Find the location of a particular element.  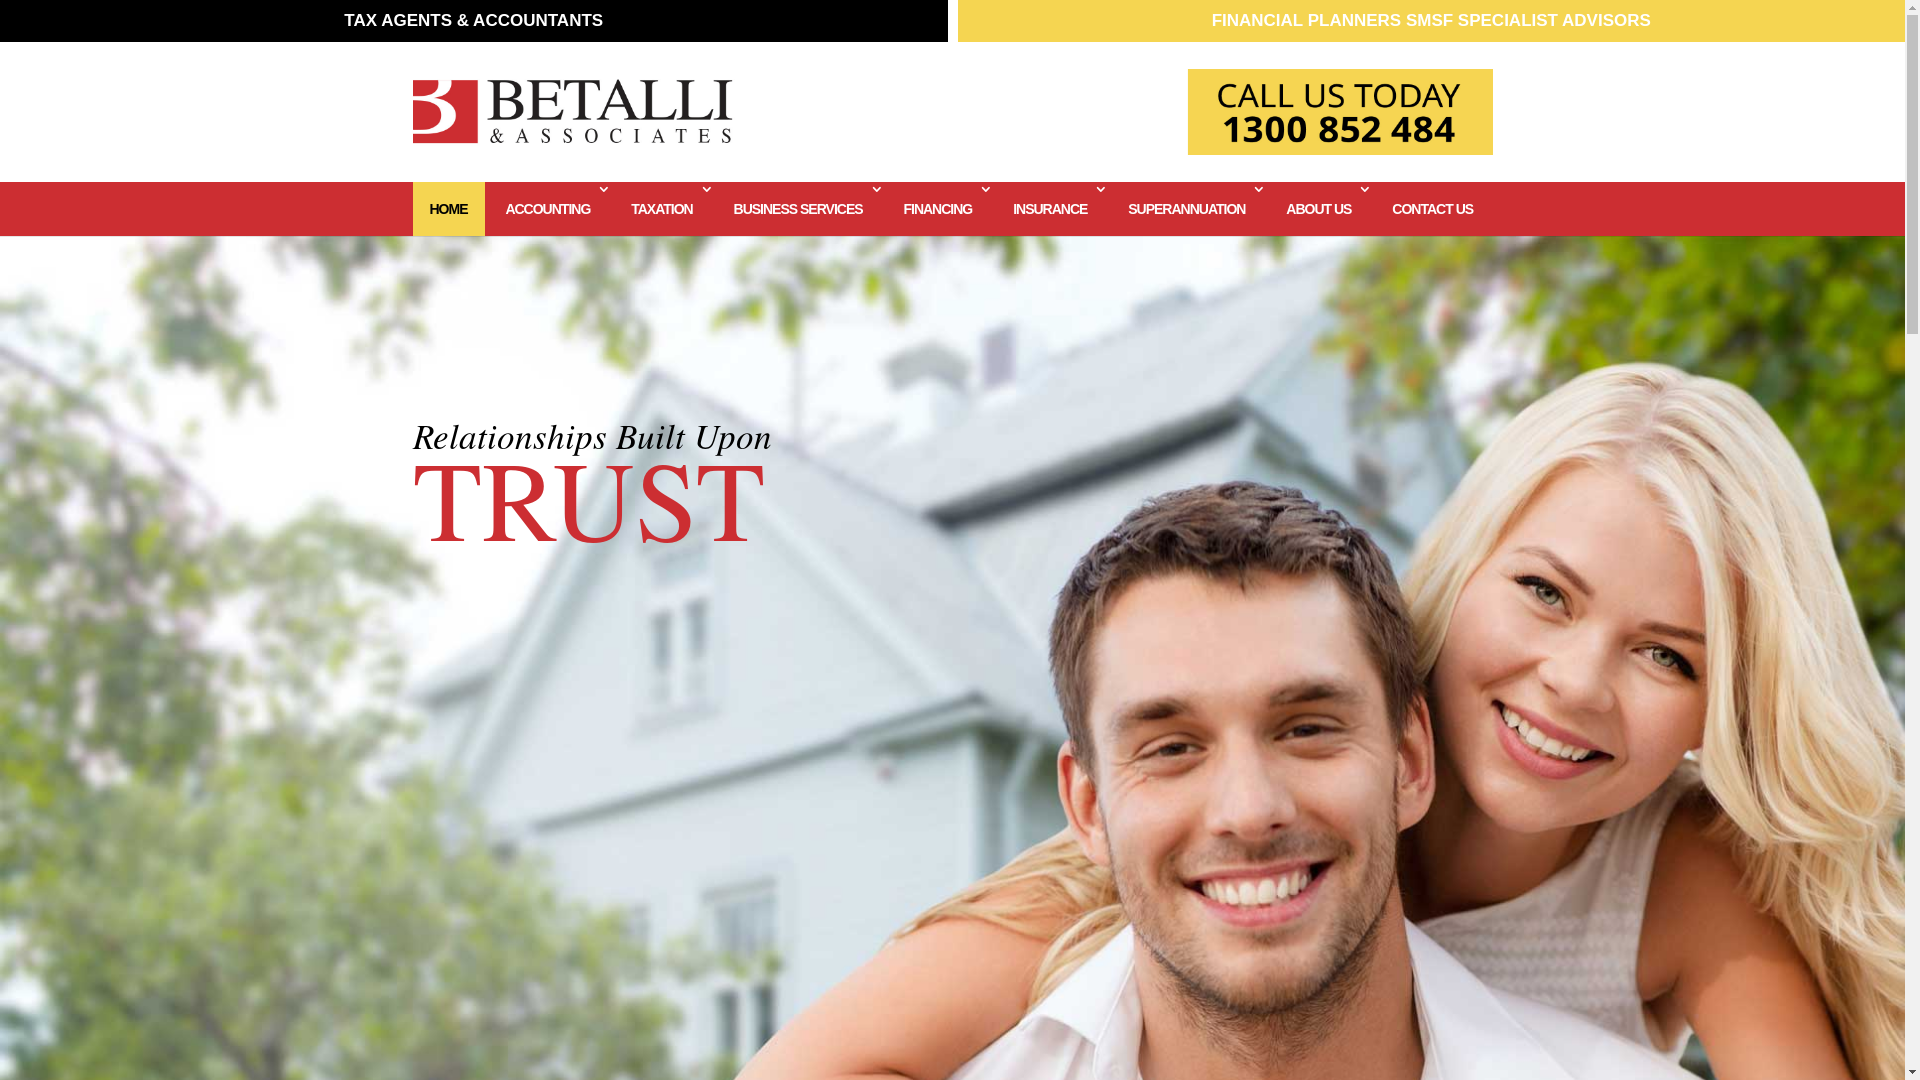

'ABOUT US' is located at coordinates (1267, 208).